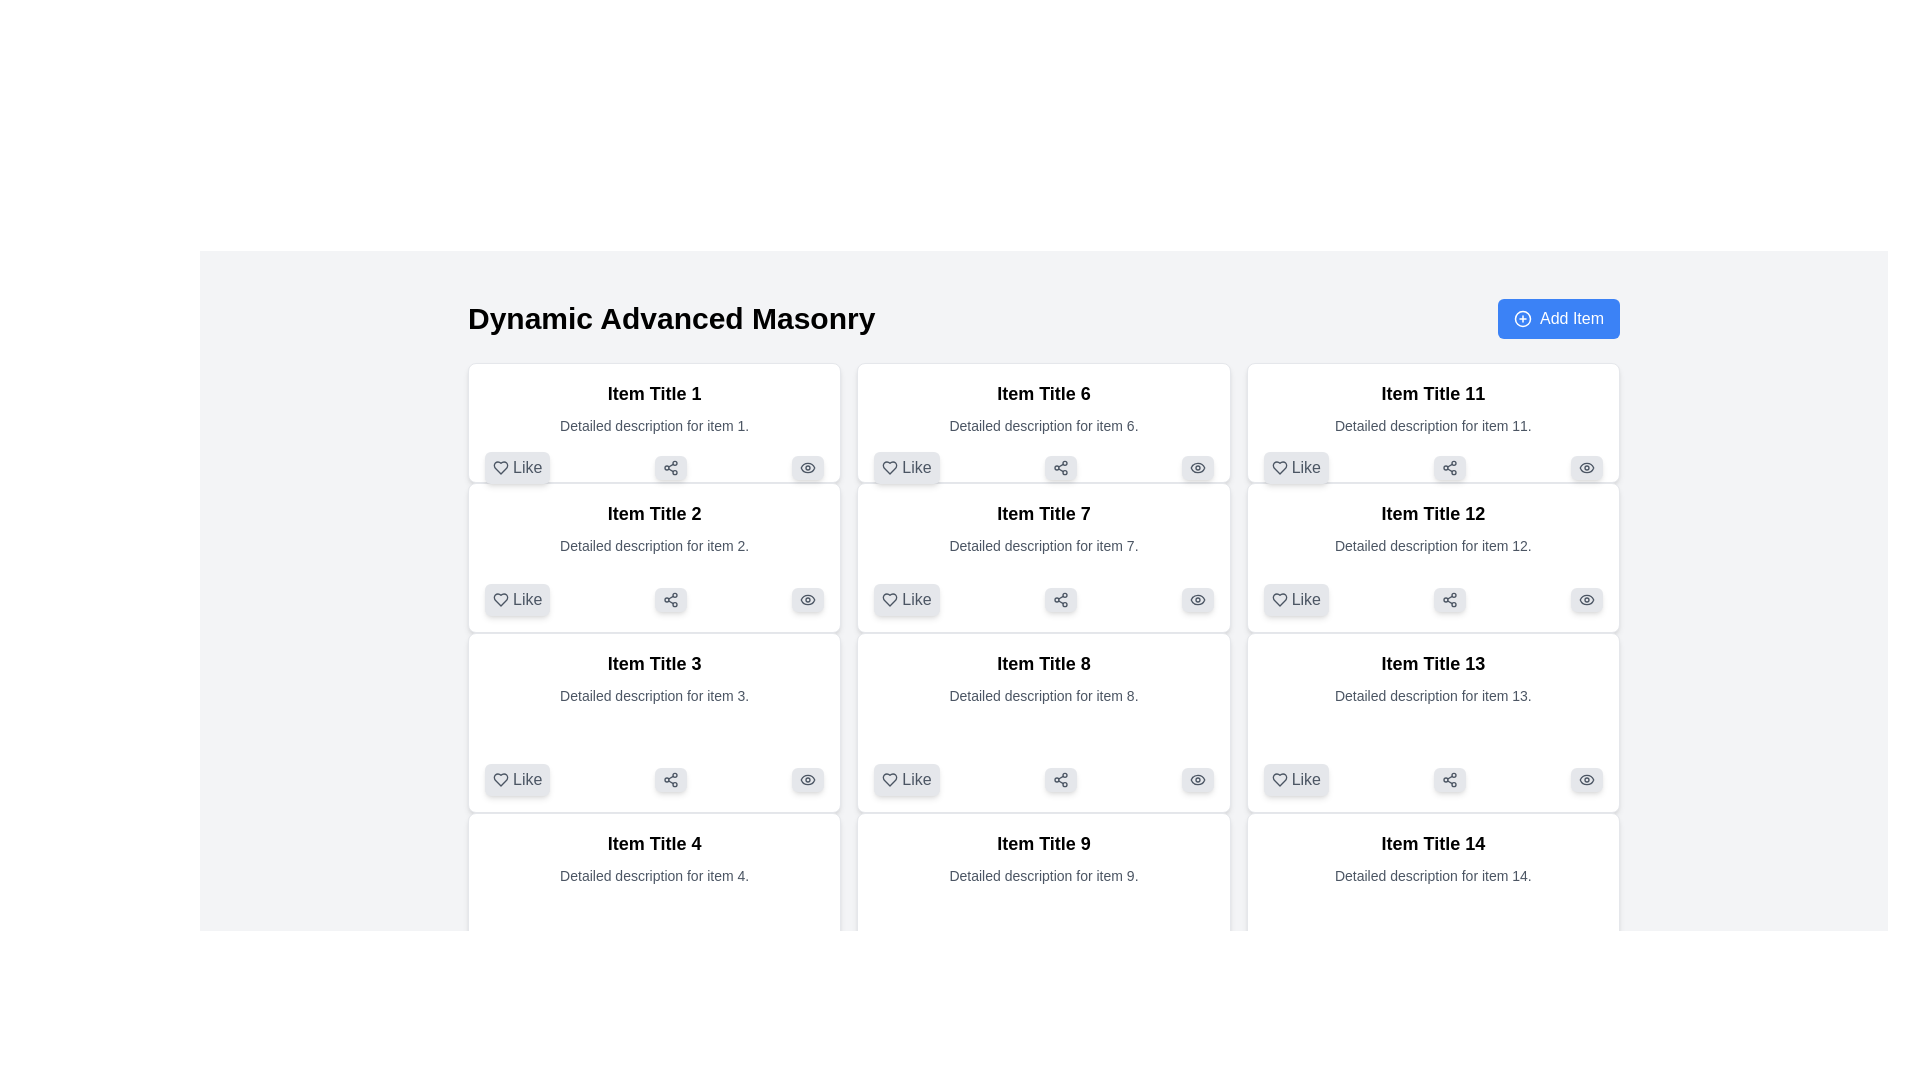 The image size is (1920, 1080). What do you see at coordinates (1059, 778) in the screenshot?
I see `the icon button resembling a share symbol, which is centrally located within a light gray rounded rectangle` at bounding box center [1059, 778].